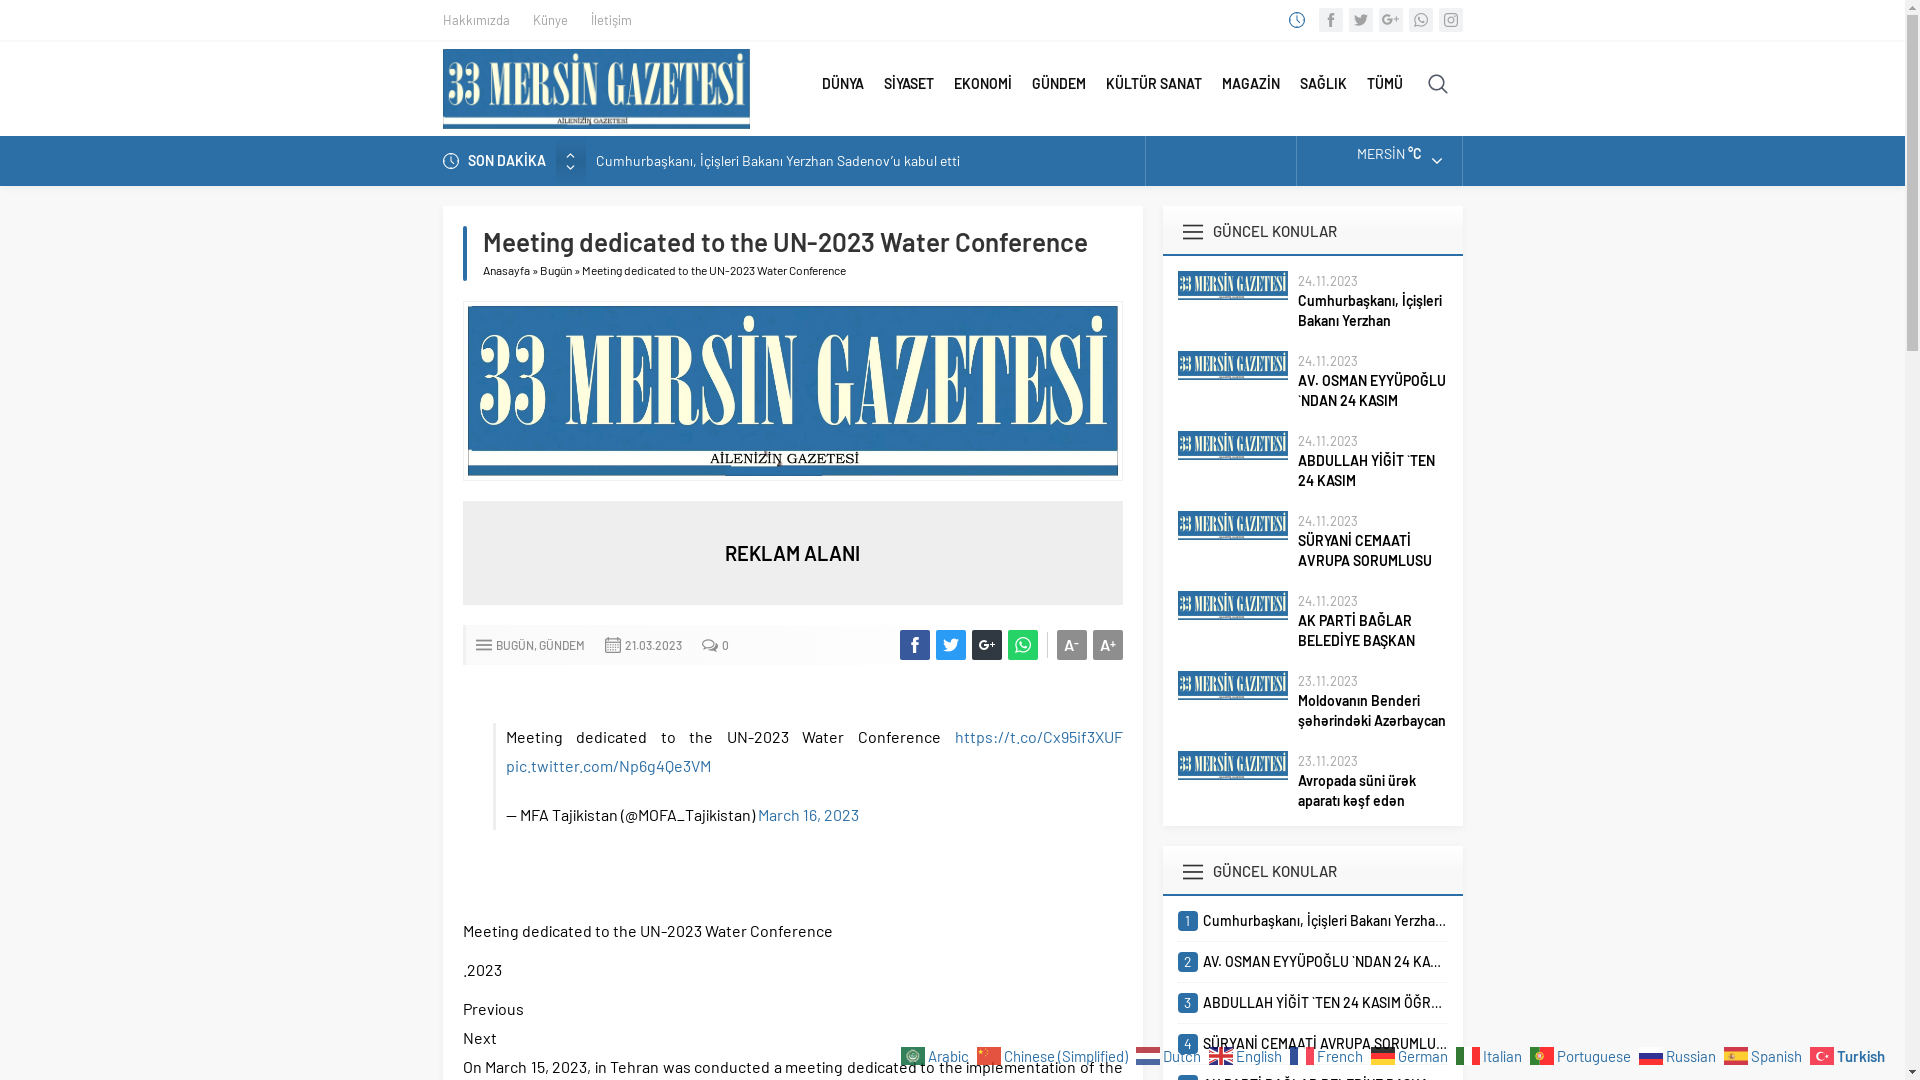  Describe the element at coordinates (1419, 19) in the screenshot. I see `'Whatsapp'` at that location.